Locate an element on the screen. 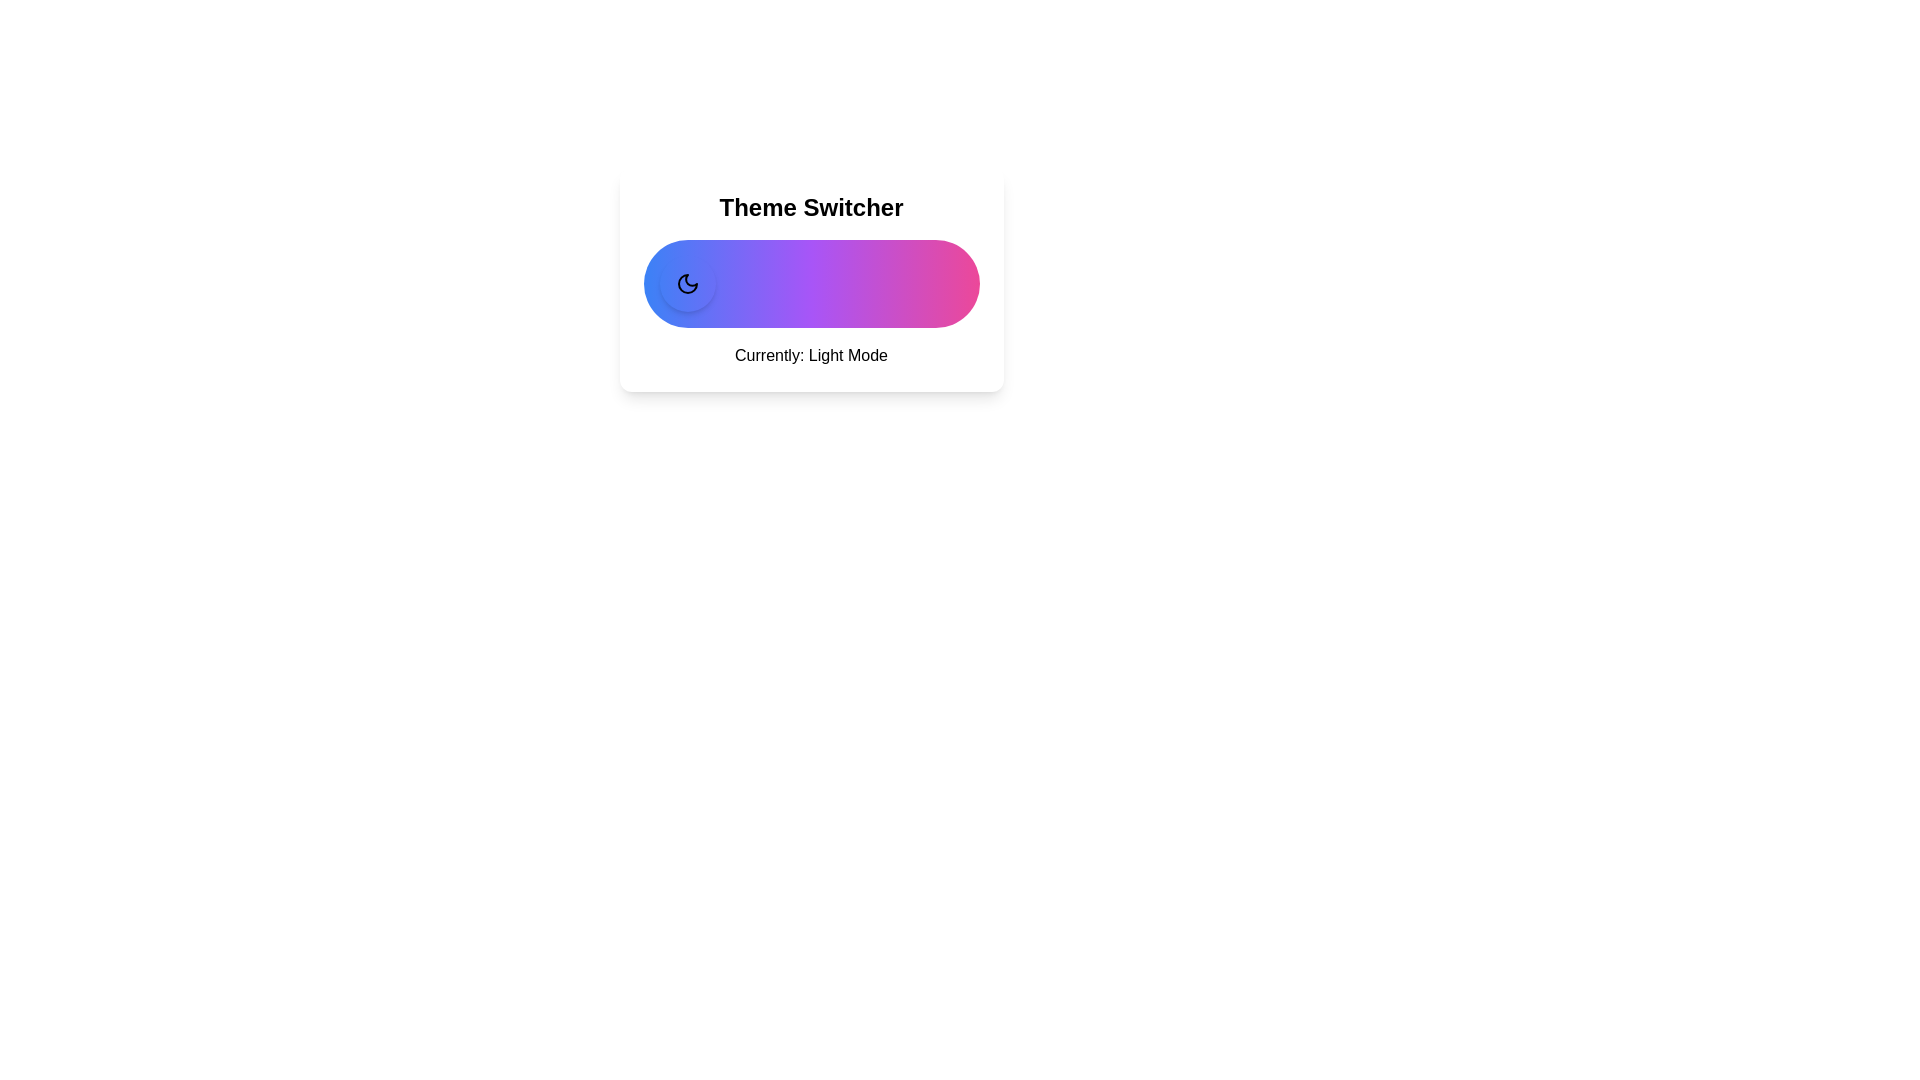  the text 'Currently: Light Mode' displayed below the theme switcher is located at coordinates (811, 354).